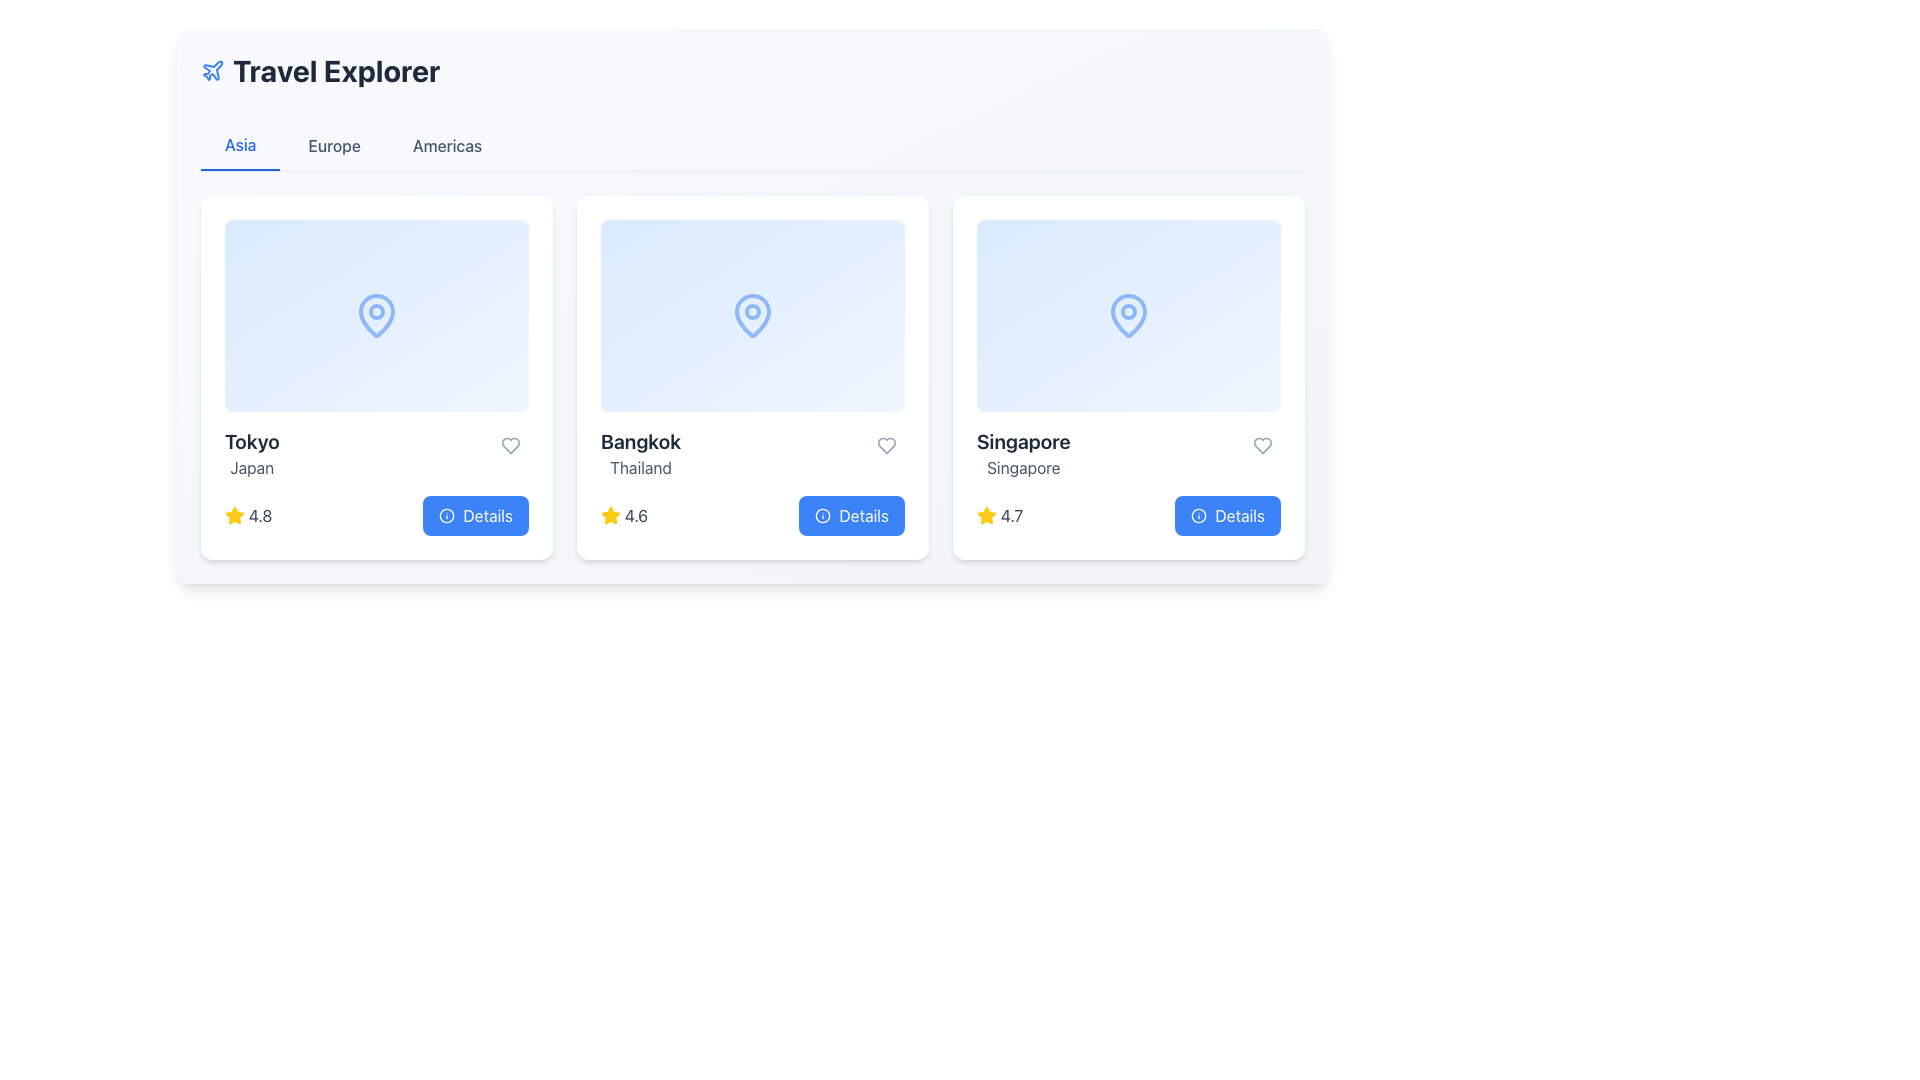 This screenshot has height=1080, width=1920. What do you see at coordinates (1012, 515) in the screenshot?
I see `the text label displaying the rating value '4.7' located in the bottom-left section of the third city card, which is immediately to the right of a yellow star icon` at bounding box center [1012, 515].